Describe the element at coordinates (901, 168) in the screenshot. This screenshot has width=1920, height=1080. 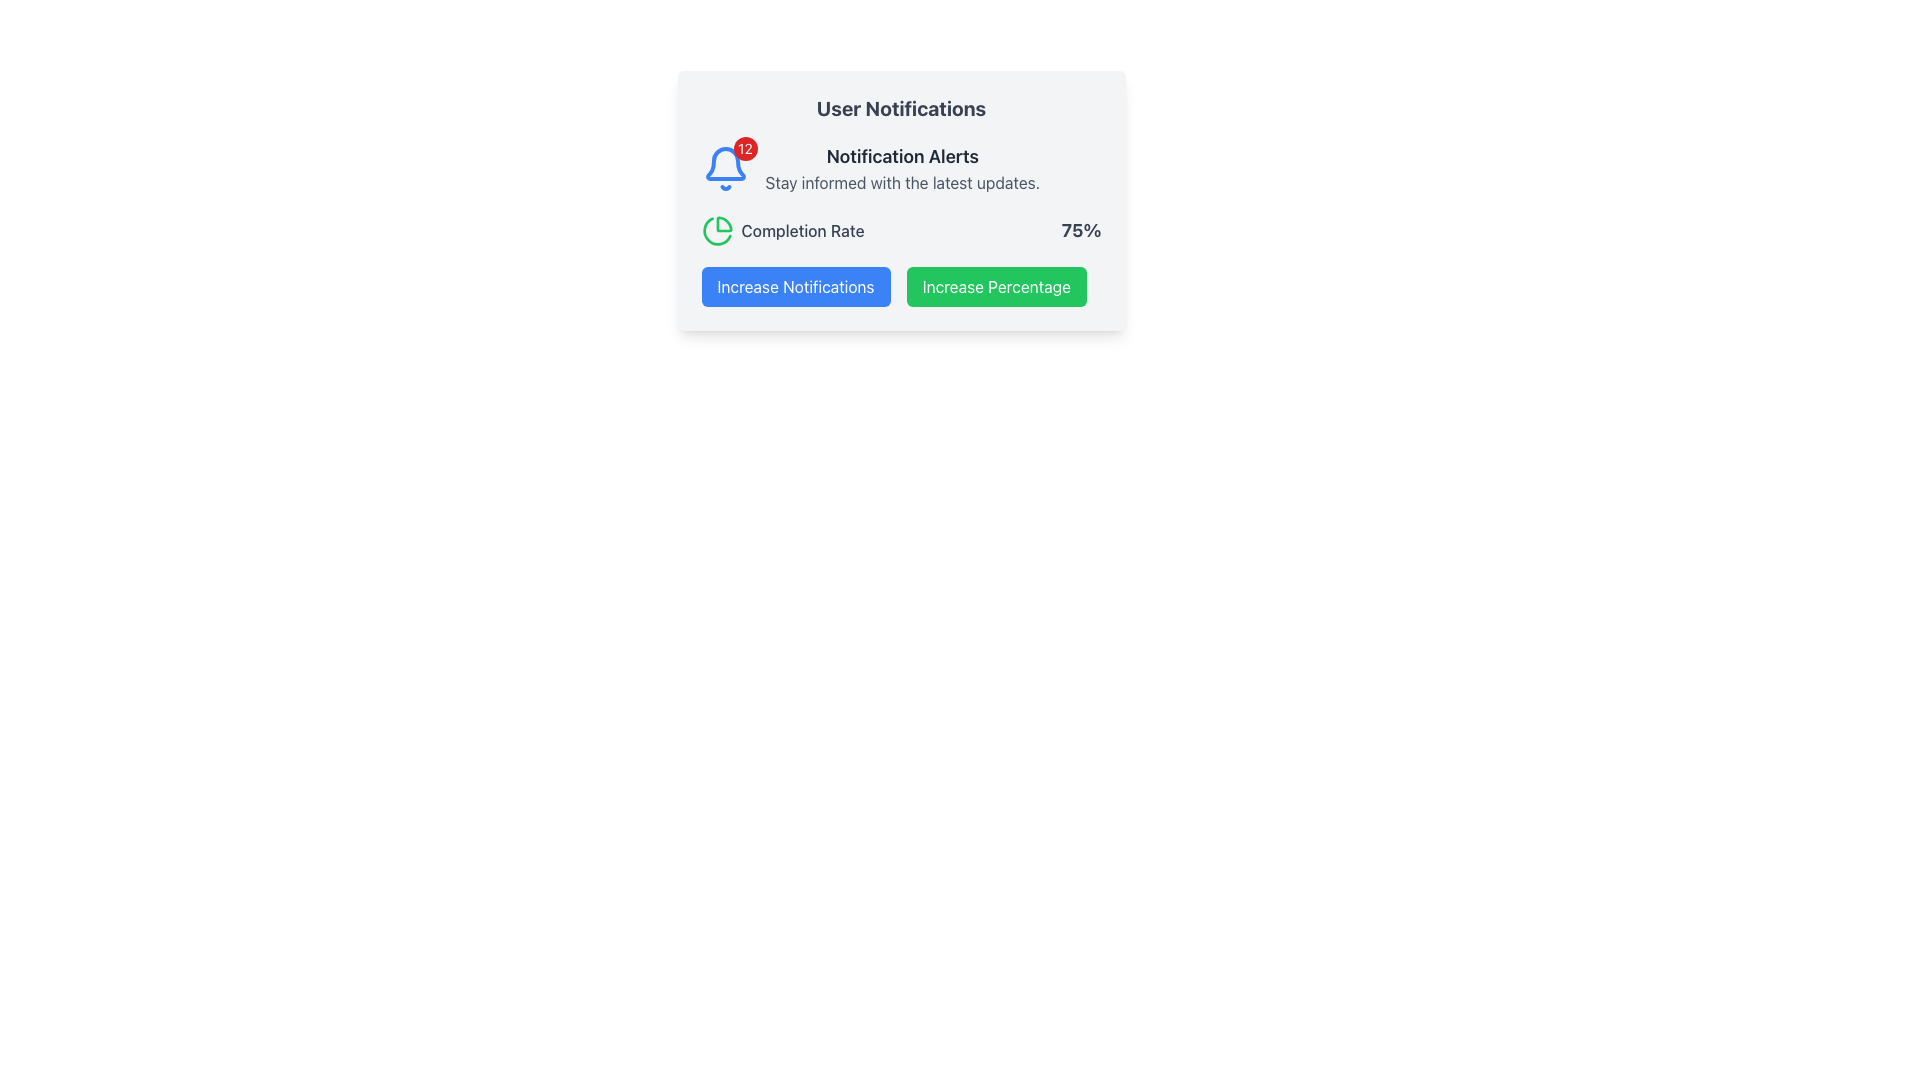
I see `text block containing the header 'Notification Alerts' and the subheader 'Stay informed with the latest updates.' positioned under 'User Notifications'` at that location.